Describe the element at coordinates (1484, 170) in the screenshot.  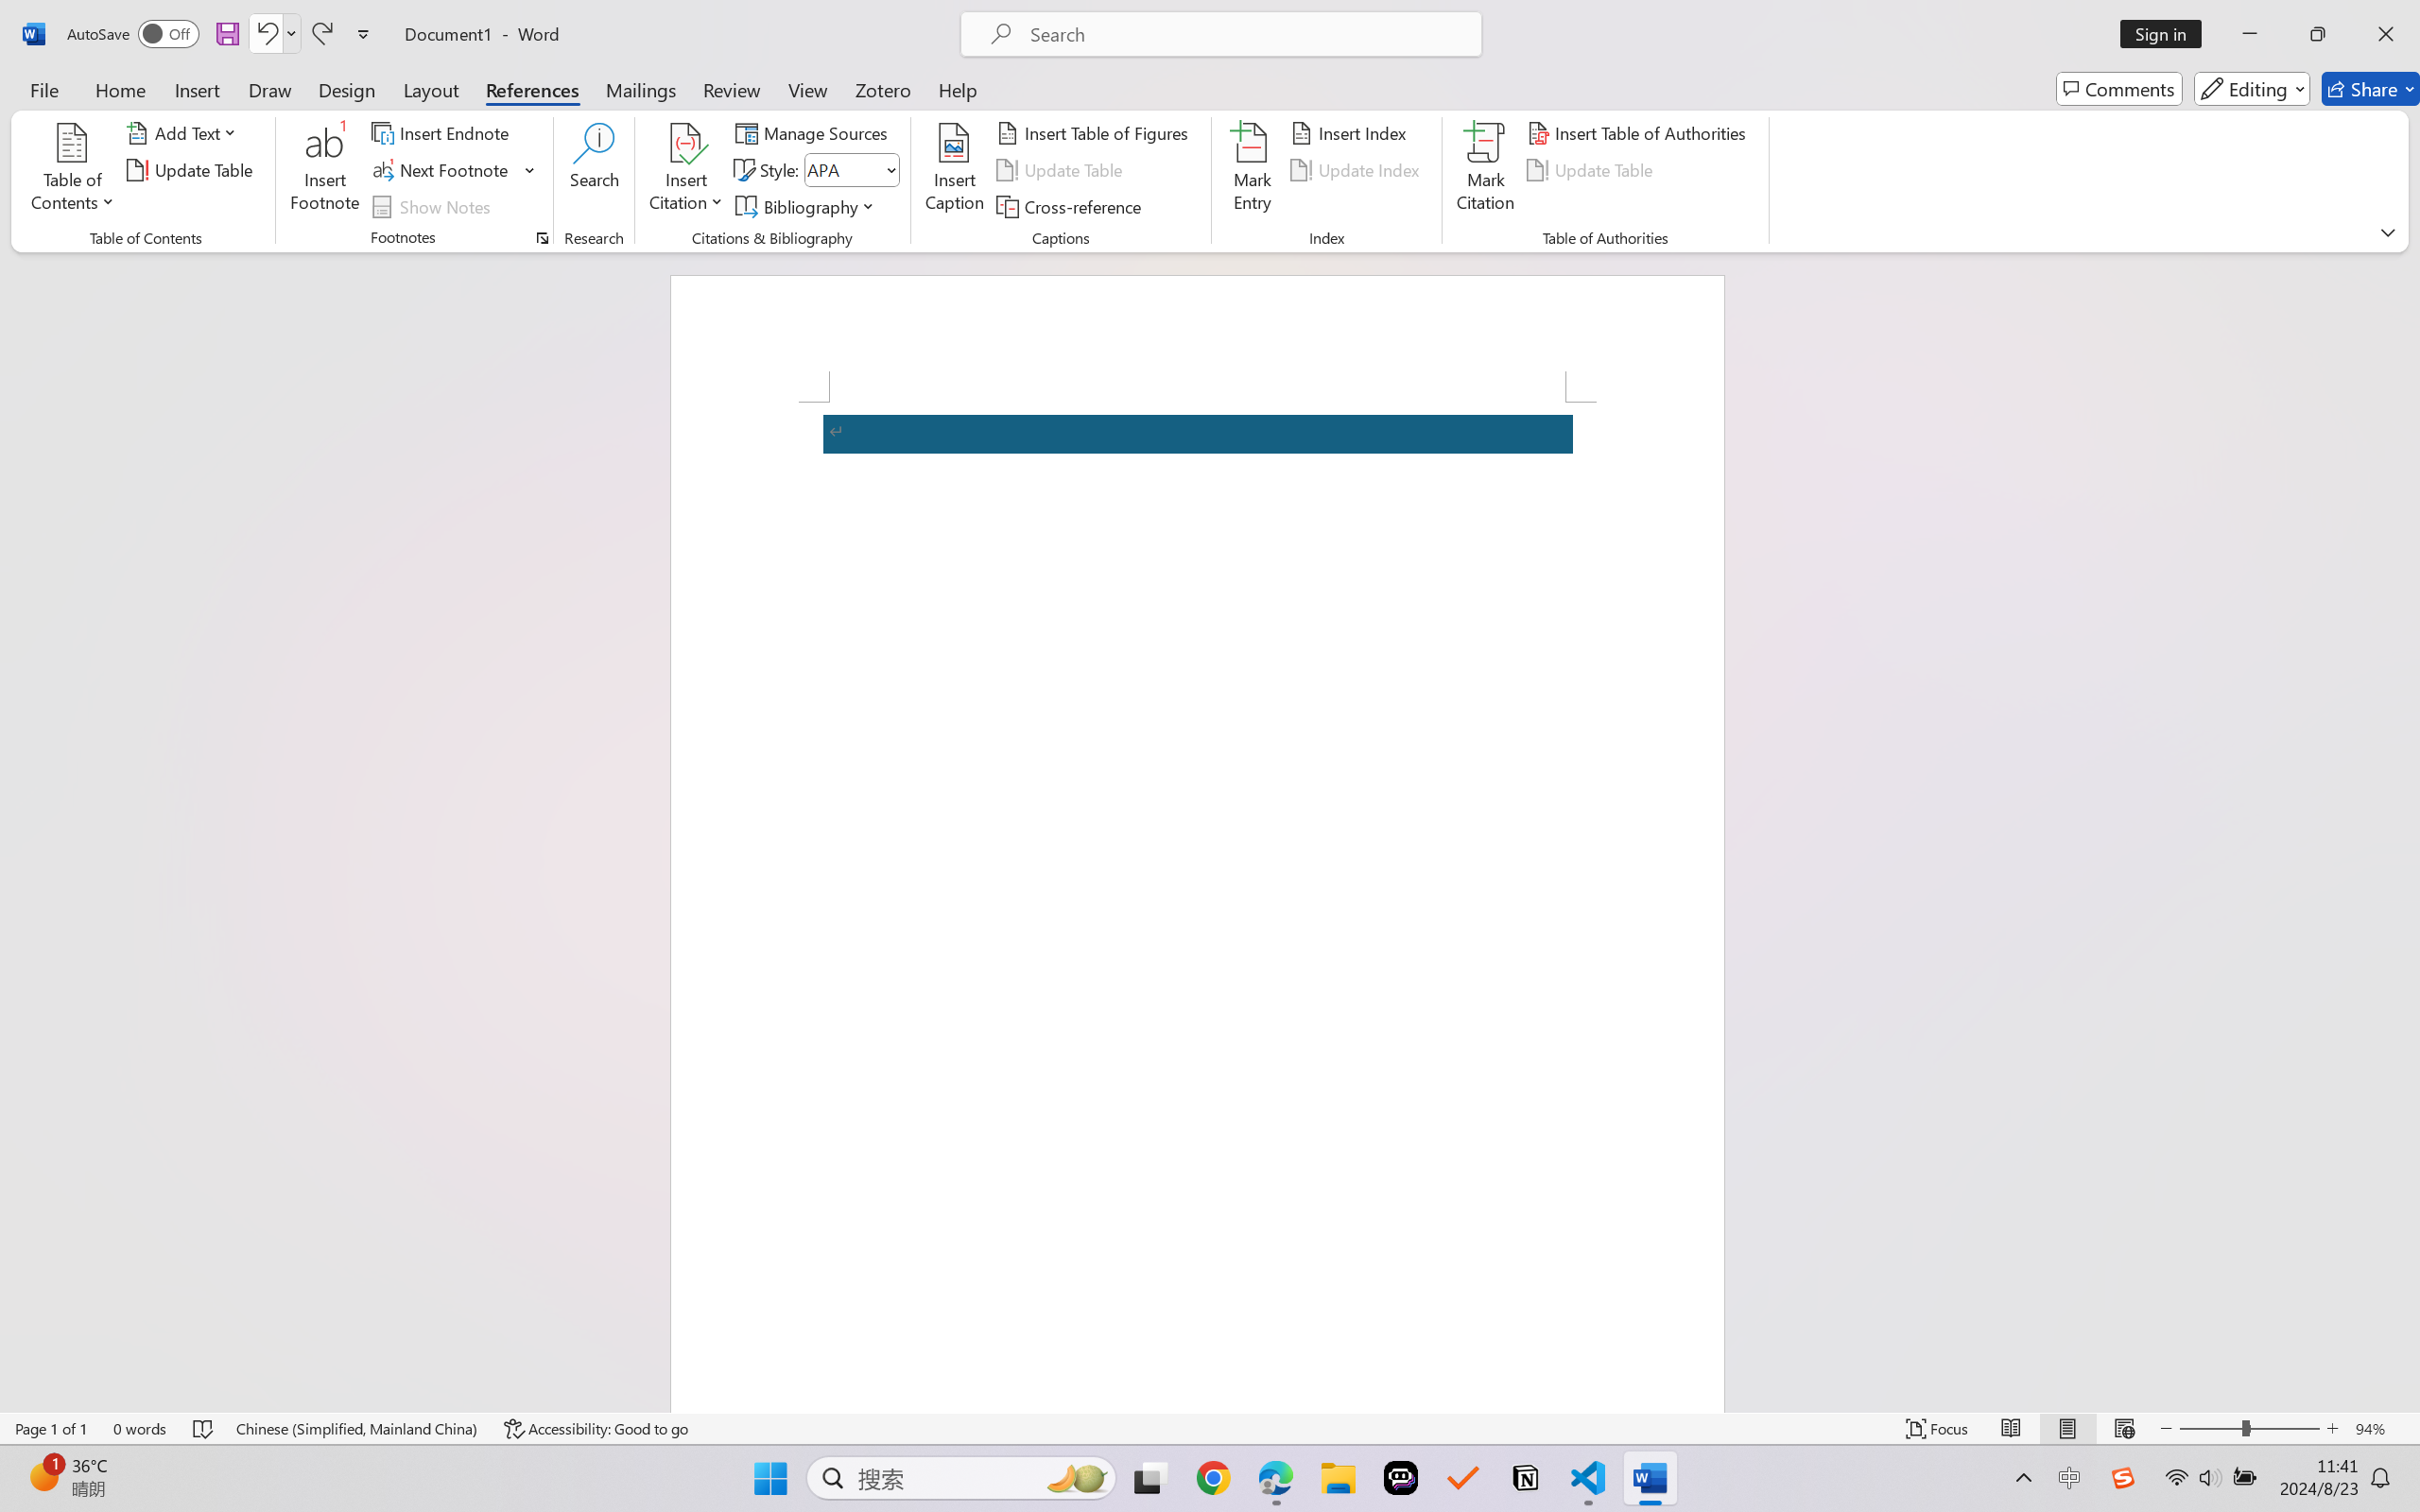
I see `'Mark Citation...'` at that location.